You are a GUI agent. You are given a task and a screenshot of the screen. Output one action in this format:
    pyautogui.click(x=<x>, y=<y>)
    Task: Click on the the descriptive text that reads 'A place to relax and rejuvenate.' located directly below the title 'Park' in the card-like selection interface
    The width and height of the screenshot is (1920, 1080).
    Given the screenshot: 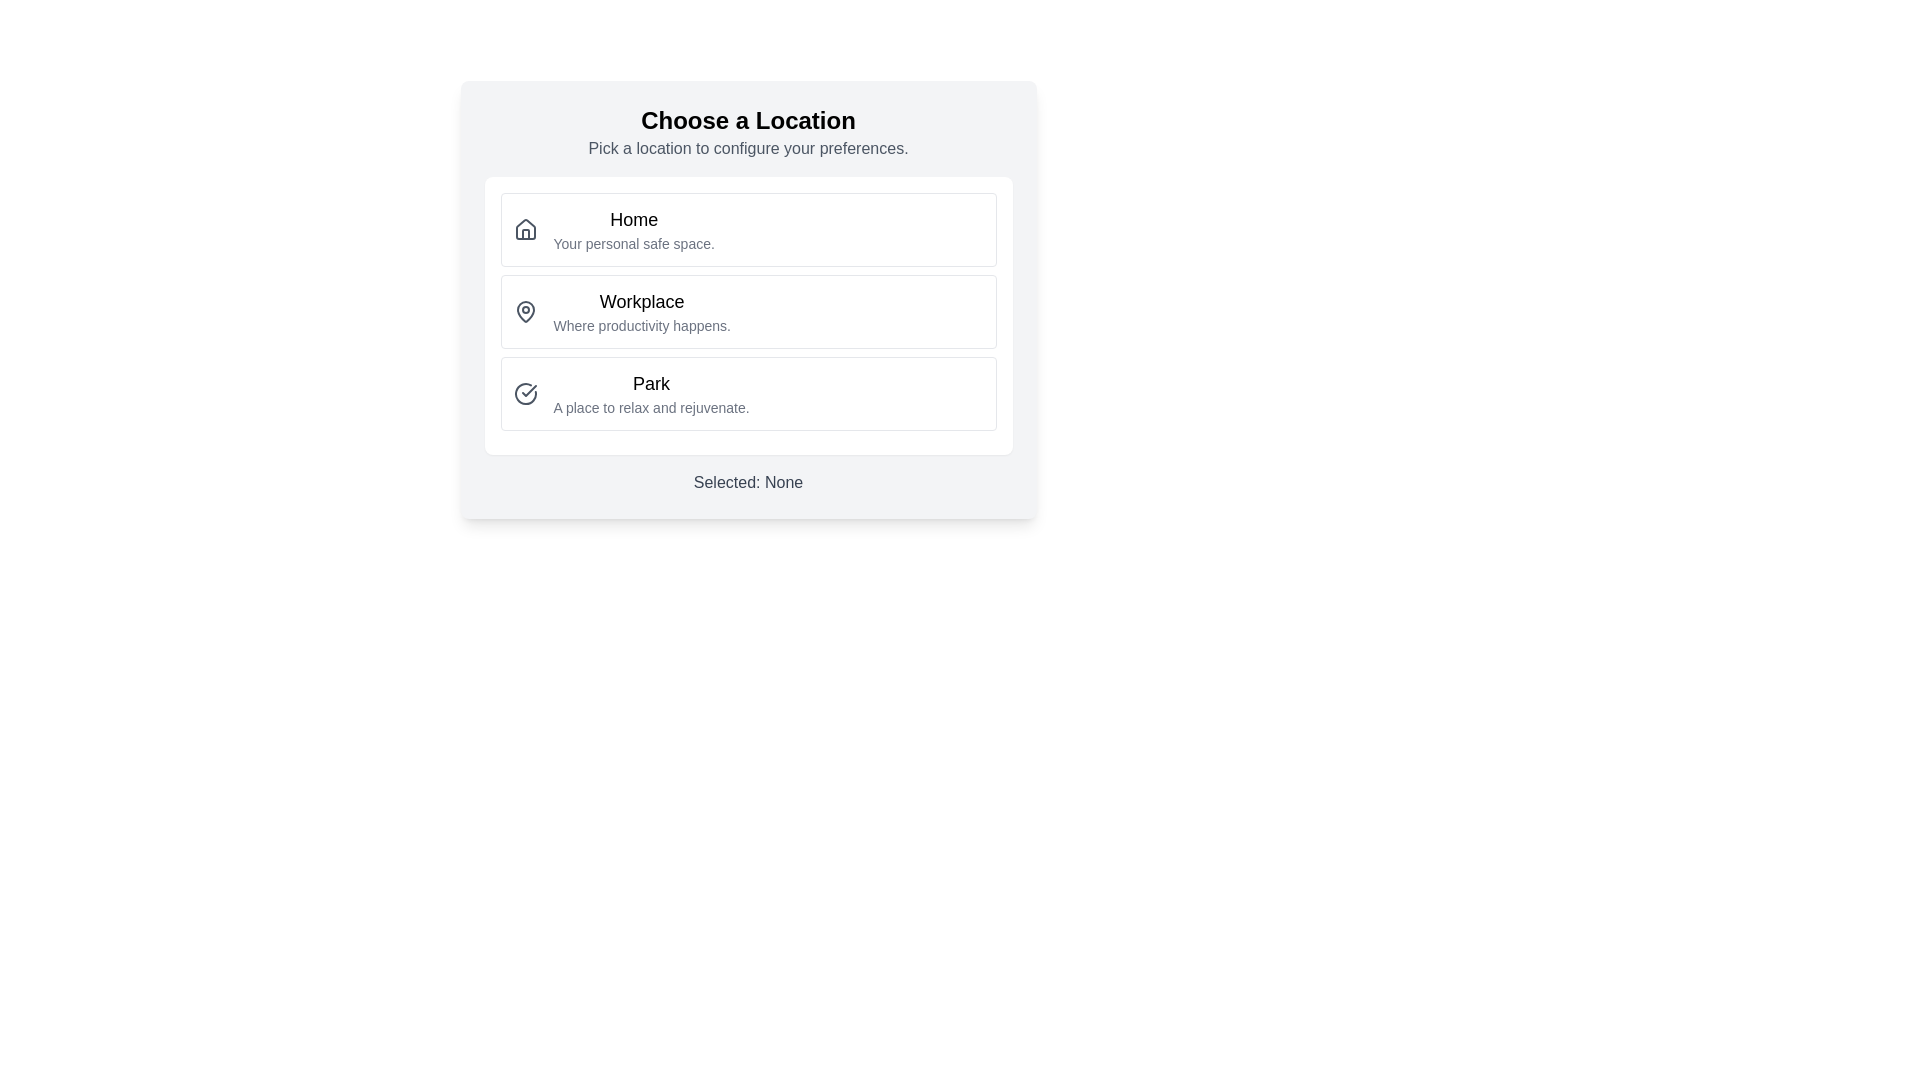 What is the action you would take?
    pyautogui.click(x=651, y=407)
    